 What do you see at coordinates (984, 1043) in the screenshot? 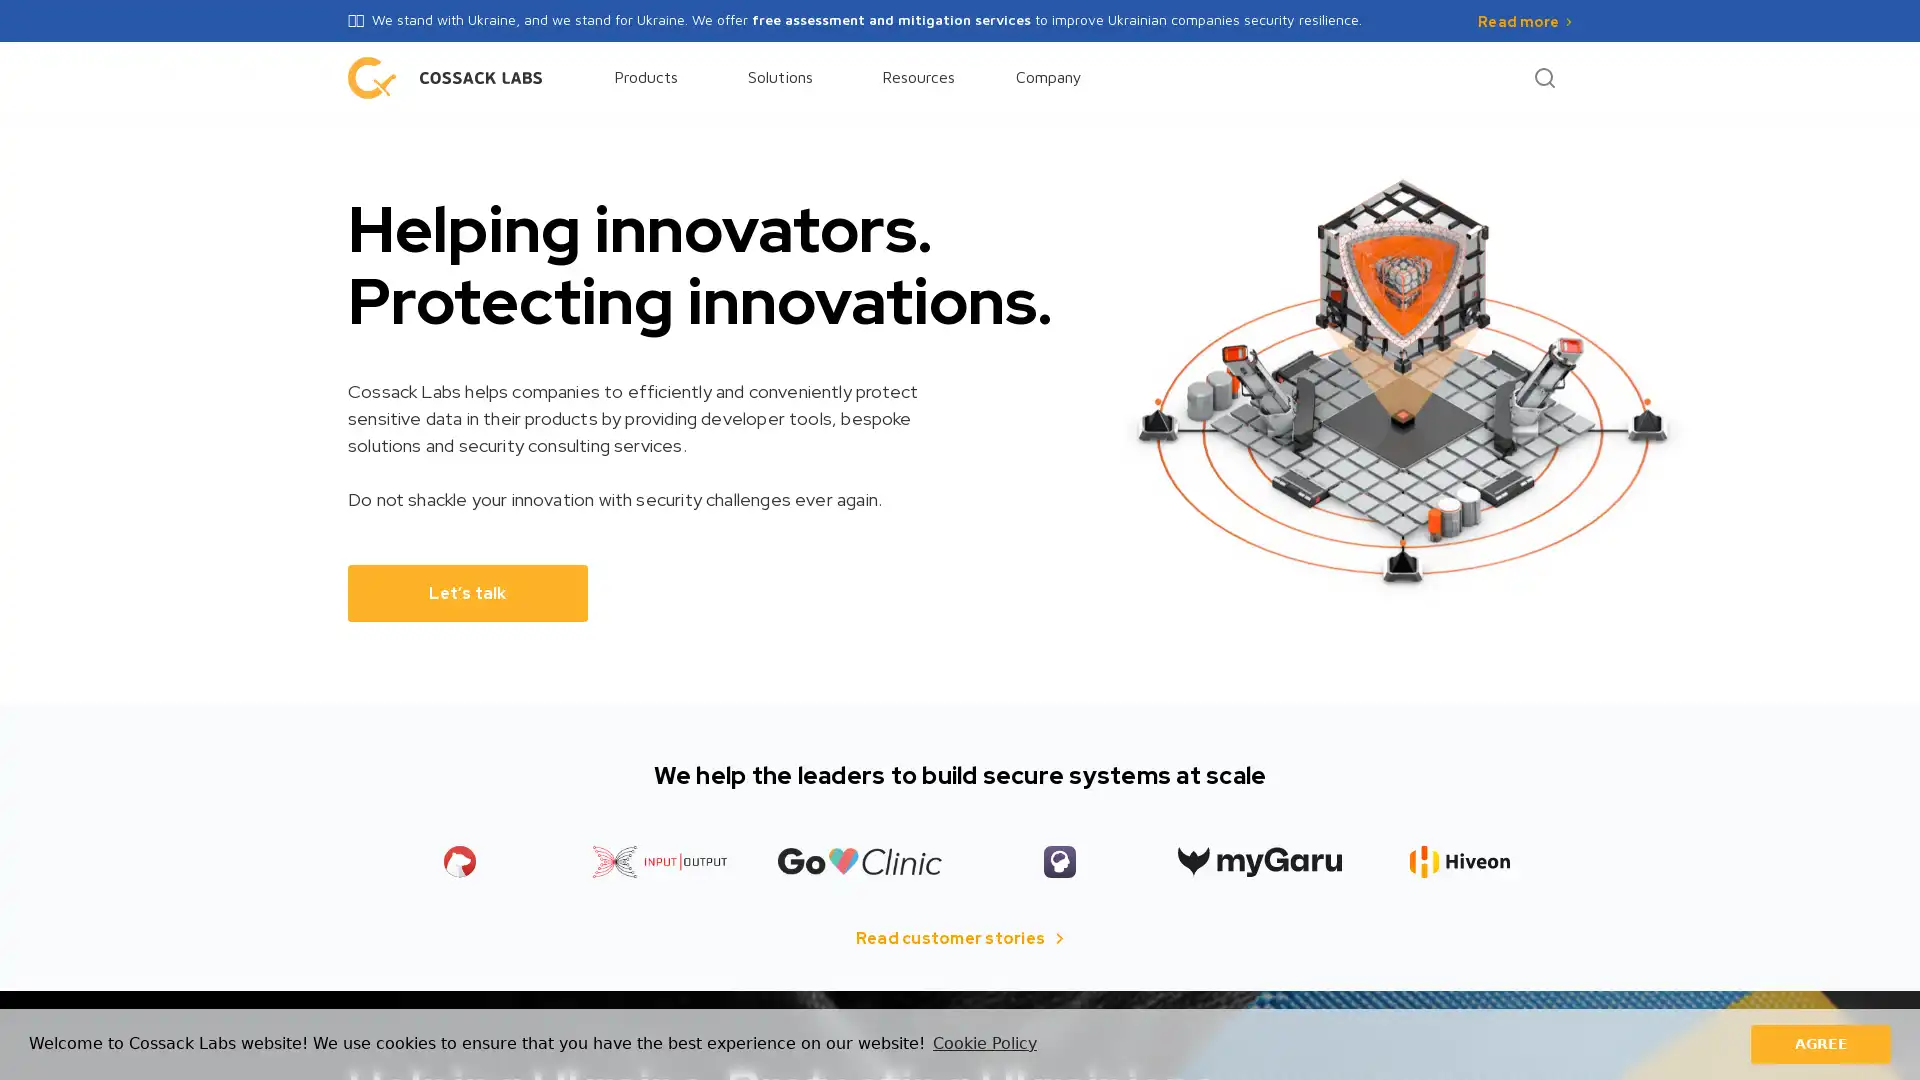
I see `learn more about cookies` at bounding box center [984, 1043].